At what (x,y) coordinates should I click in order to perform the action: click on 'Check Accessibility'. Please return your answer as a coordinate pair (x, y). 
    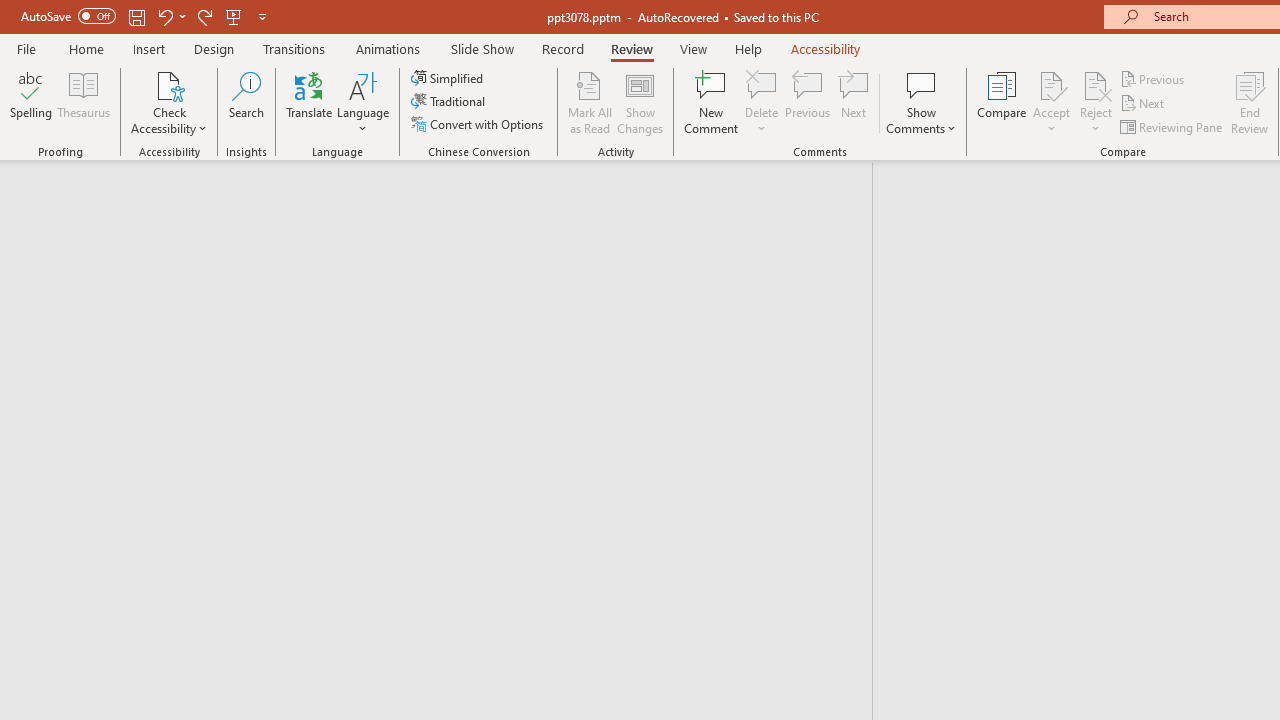
    Looking at the image, I should click on (169, 84).